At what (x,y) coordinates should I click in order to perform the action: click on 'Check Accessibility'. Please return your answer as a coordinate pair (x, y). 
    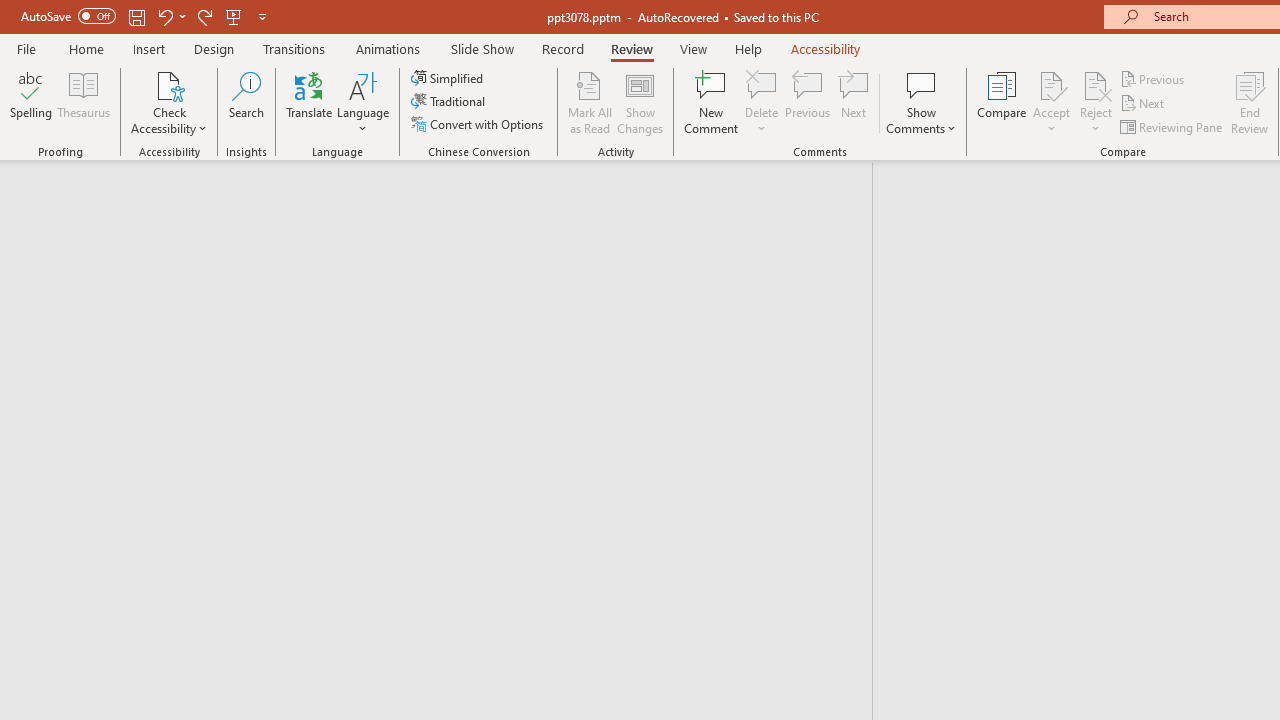
    Looking at the image, I should click on (169, 84).